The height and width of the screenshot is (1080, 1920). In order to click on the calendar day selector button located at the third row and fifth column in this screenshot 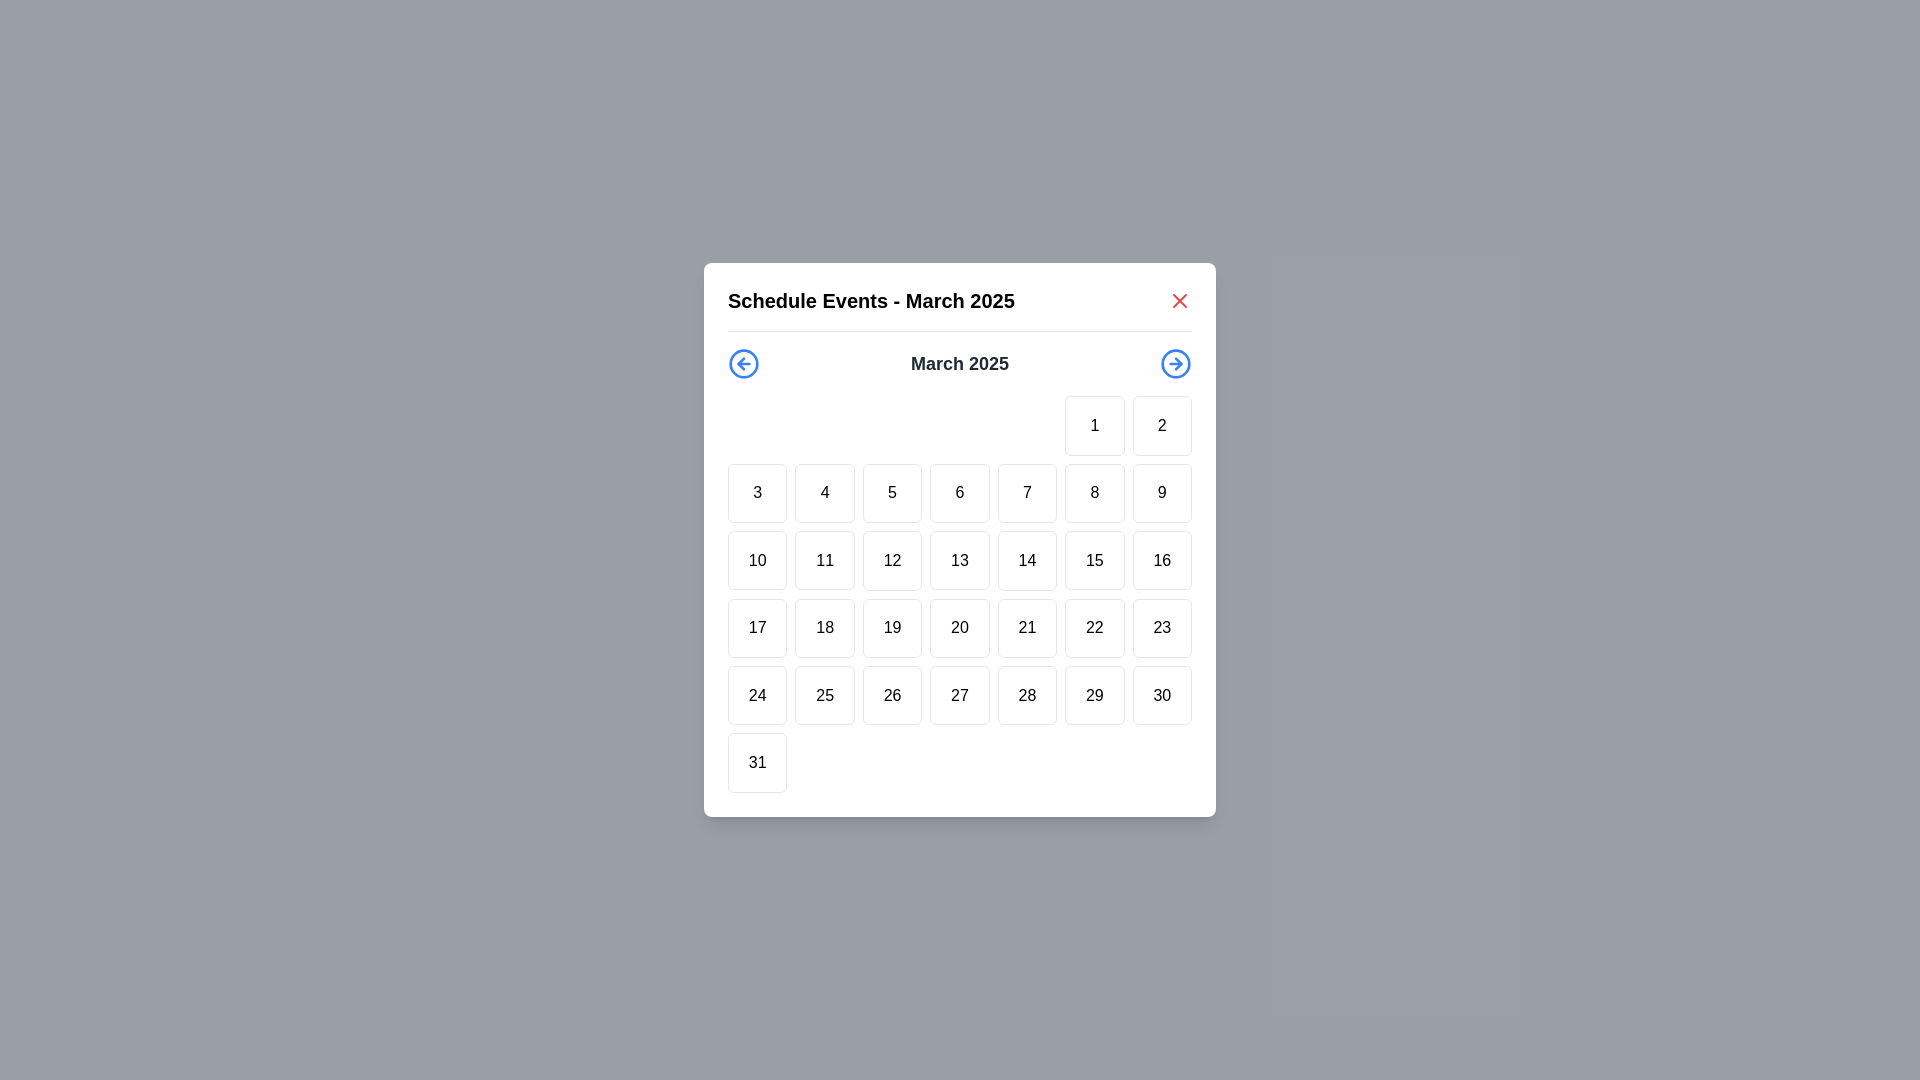, I will do `click(1027, 560)`.